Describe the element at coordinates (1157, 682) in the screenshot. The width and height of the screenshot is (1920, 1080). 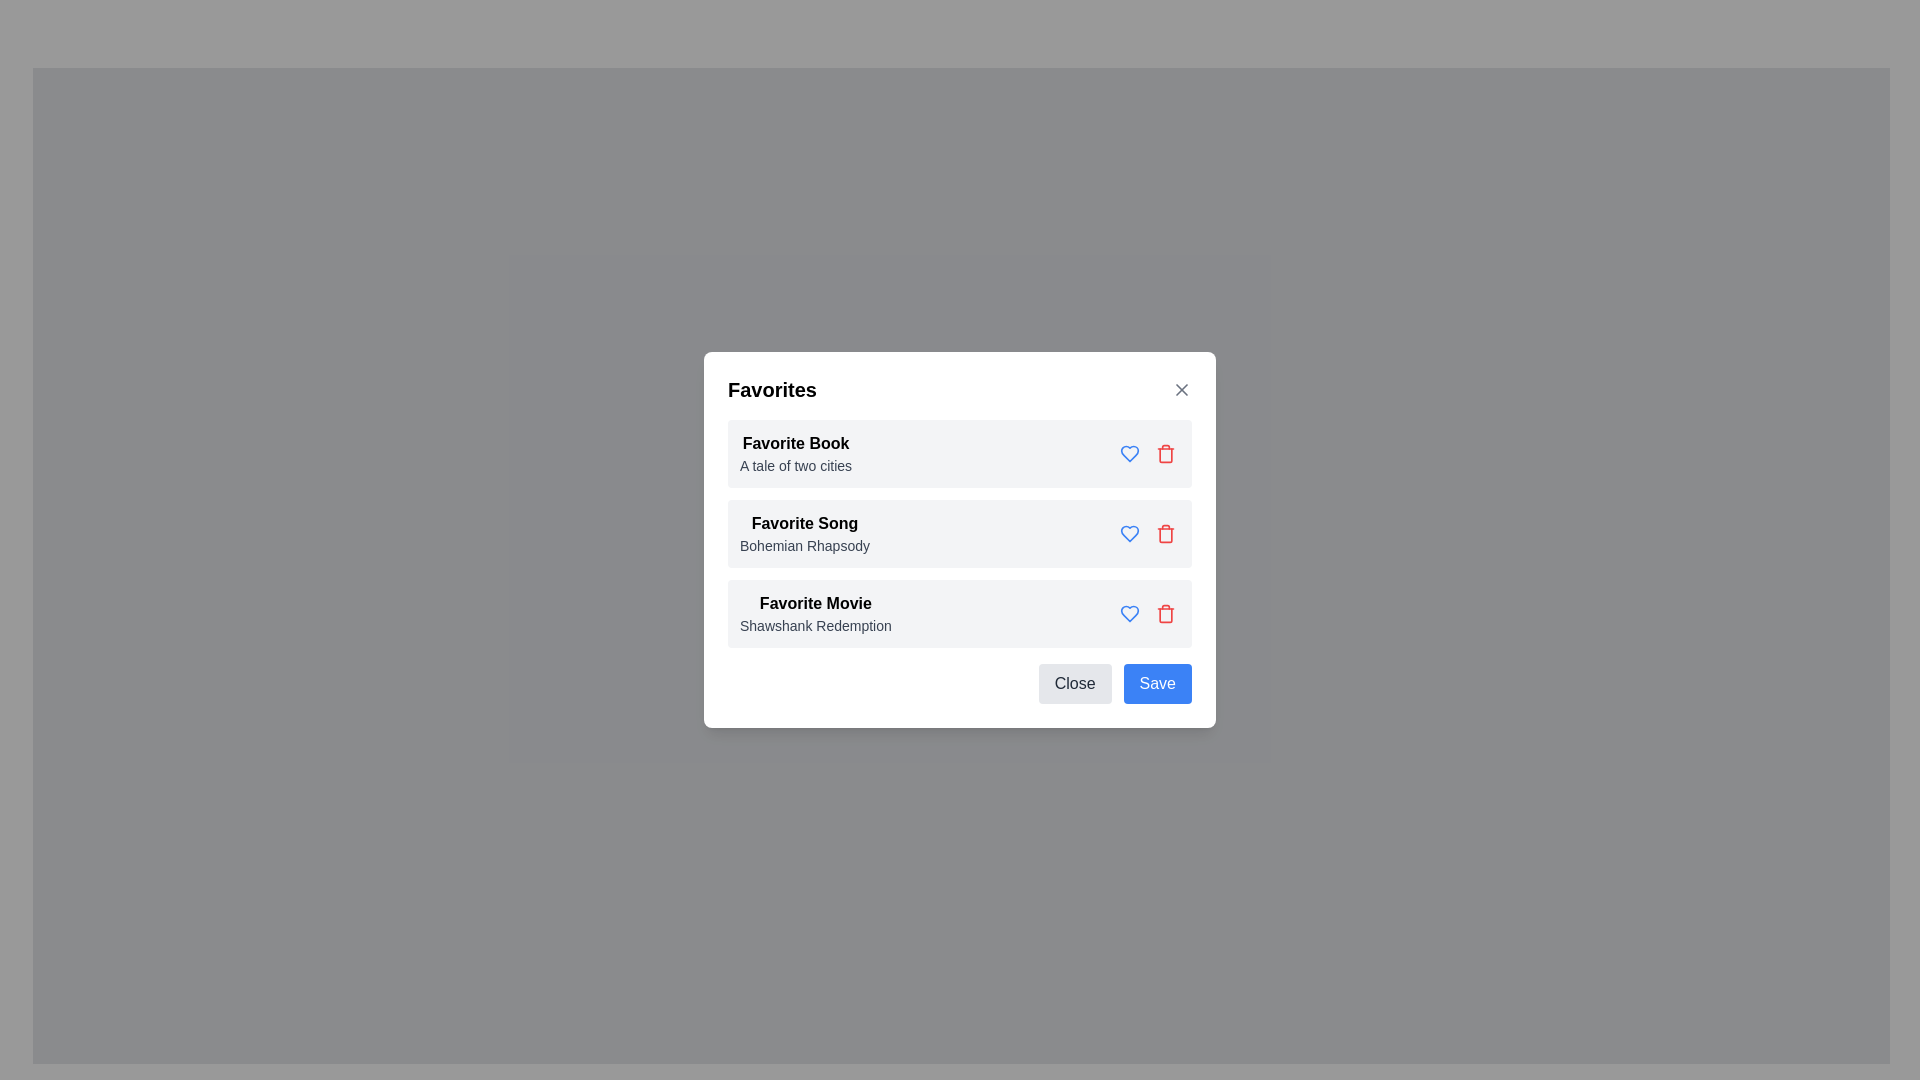
I see `the 'Save' button, which is a blue rounded rectangle with white text, located at the bottom right corner of the modal window` at that location.